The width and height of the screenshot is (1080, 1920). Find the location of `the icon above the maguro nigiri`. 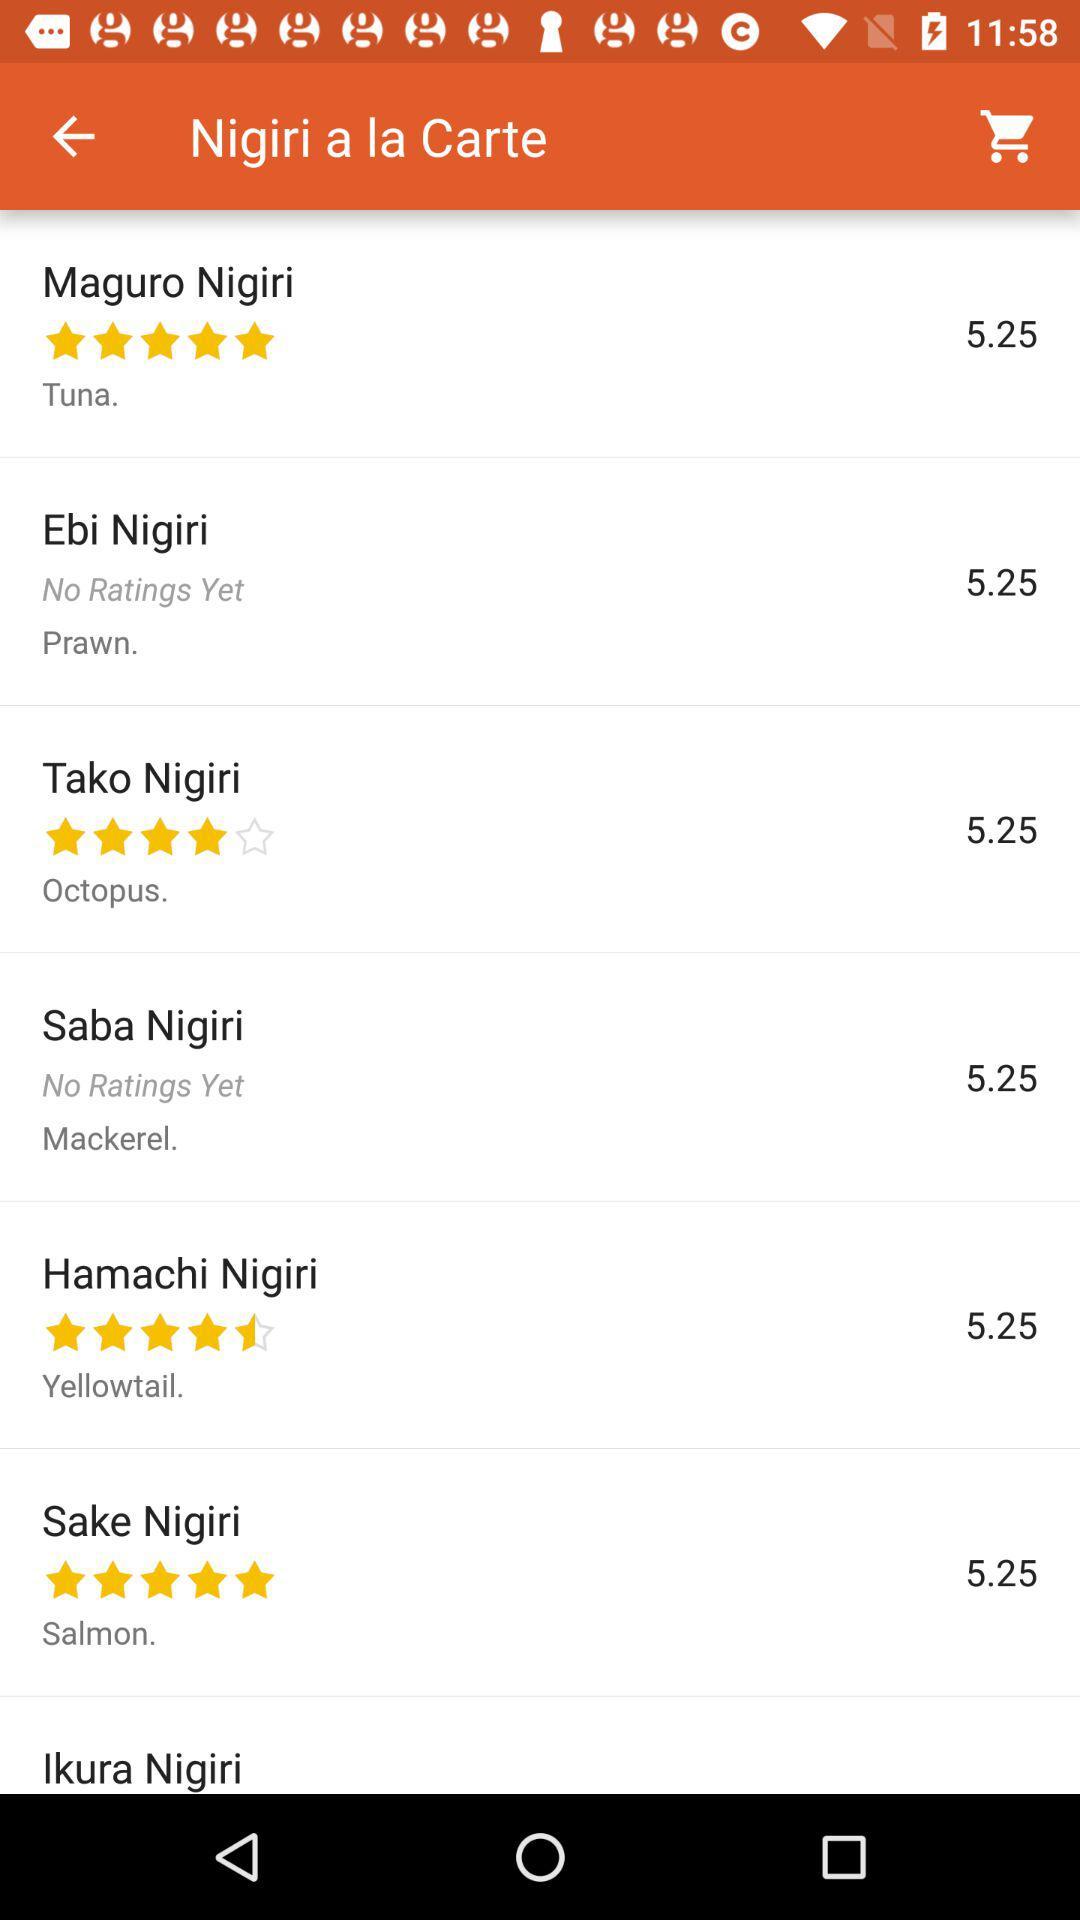

the icon above the maguro nigiri is located at coordinates (72, 135).